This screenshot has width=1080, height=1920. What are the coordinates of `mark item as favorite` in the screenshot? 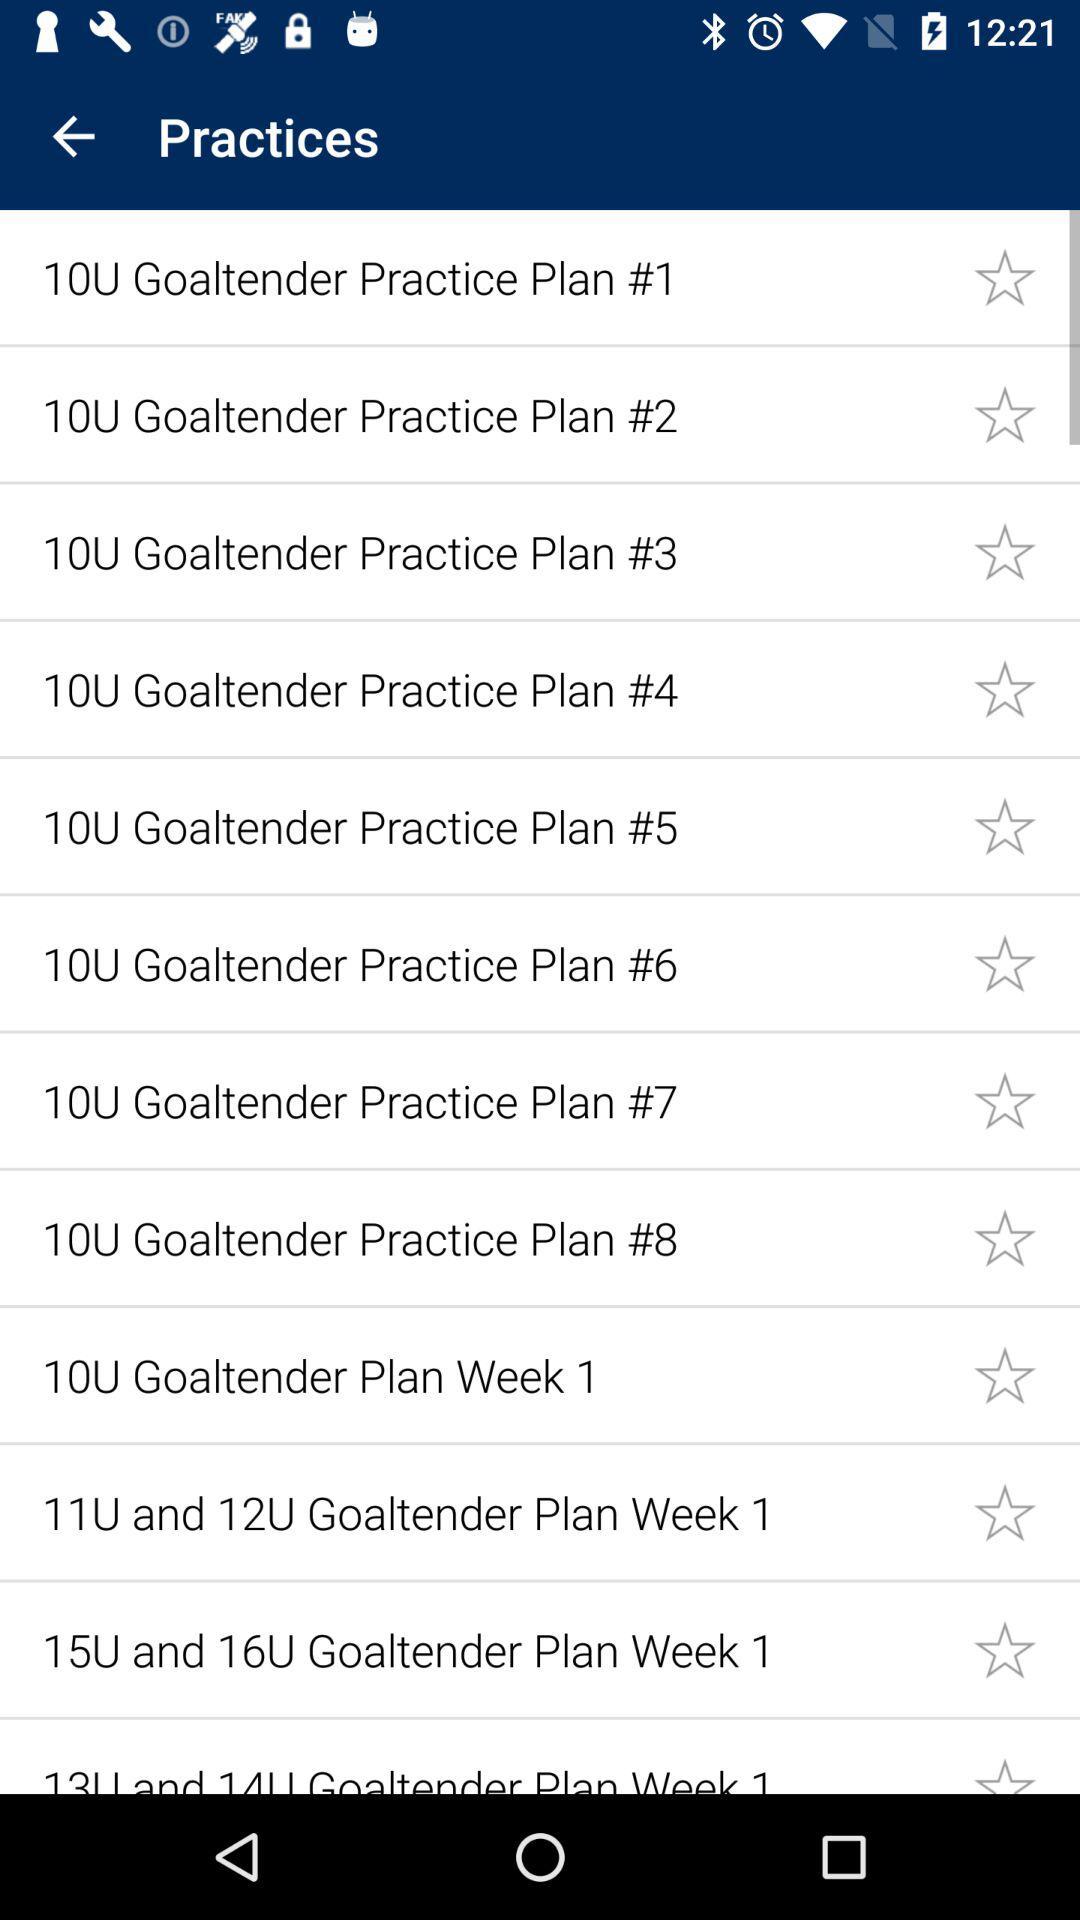 It's located at (1026, 275).